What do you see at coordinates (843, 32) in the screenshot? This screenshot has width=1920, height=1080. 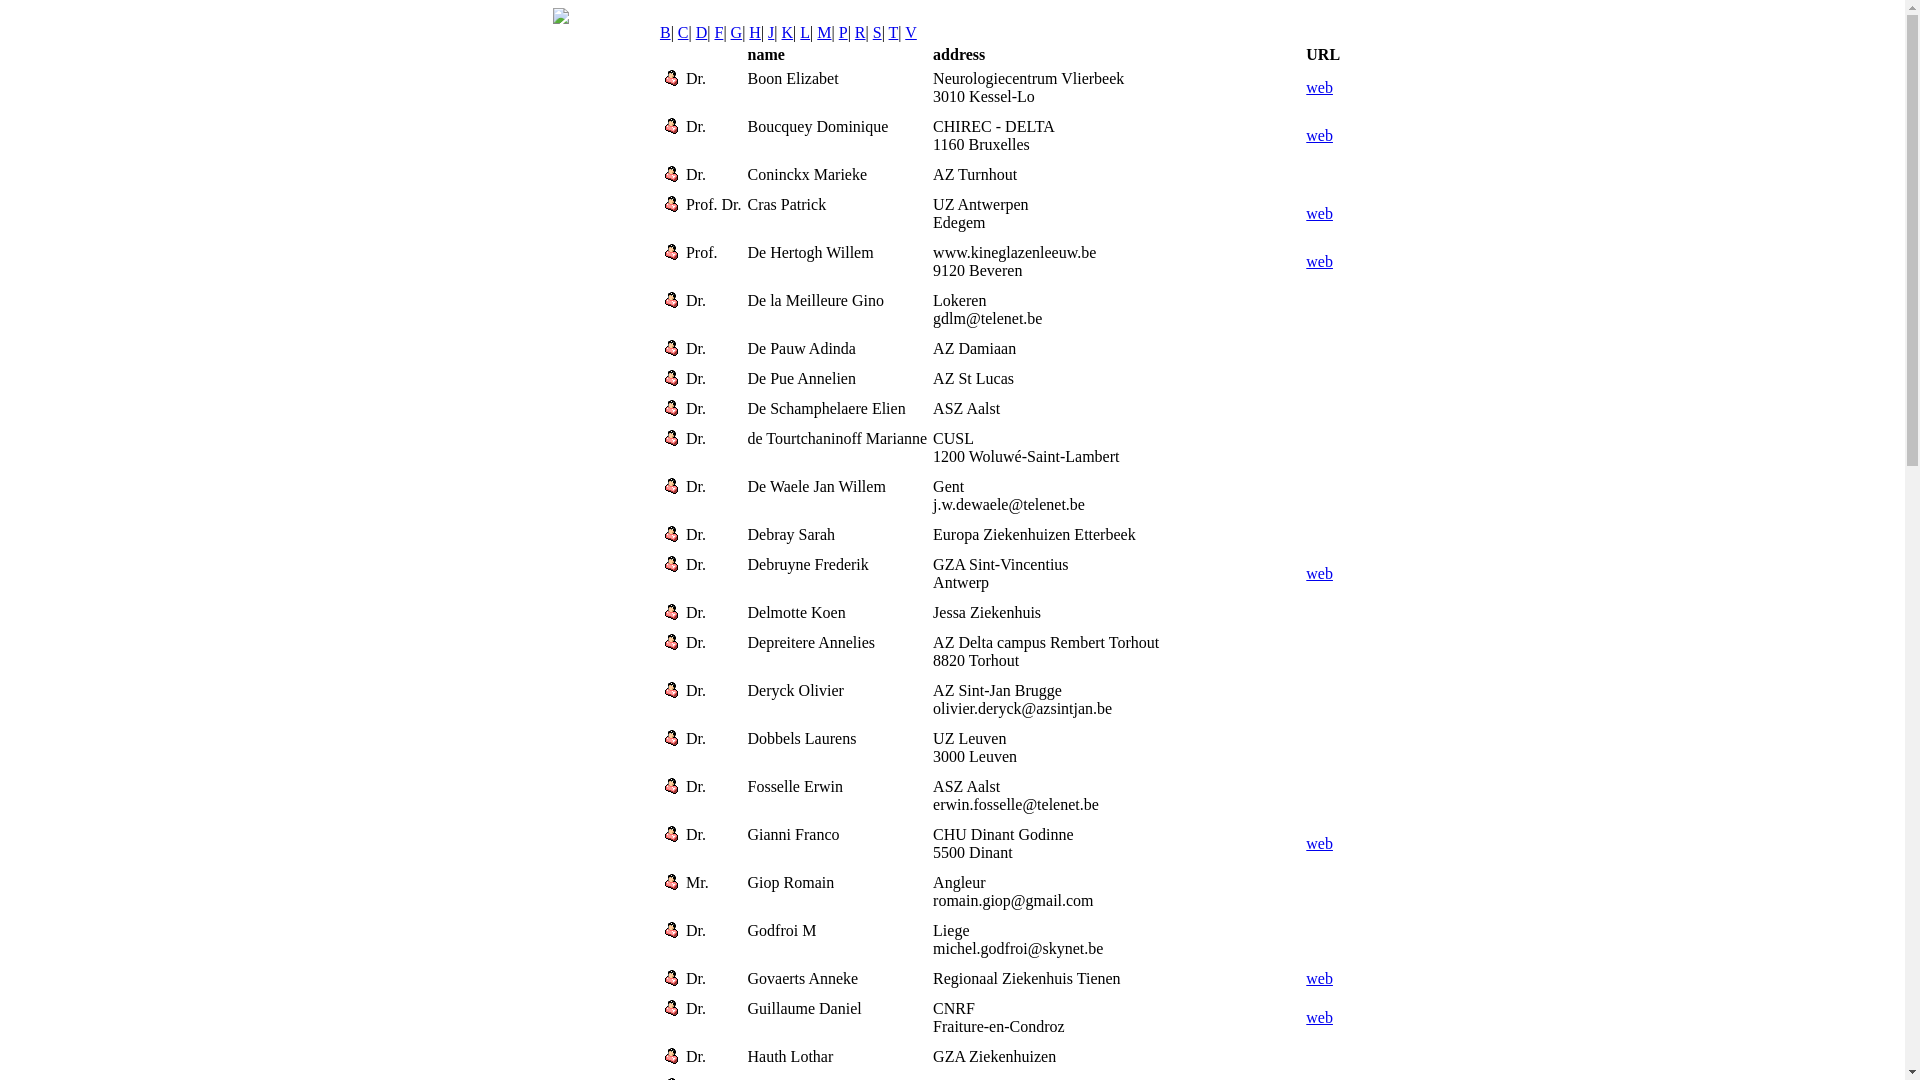 I see `'P'` at bounding box center [843, 32].